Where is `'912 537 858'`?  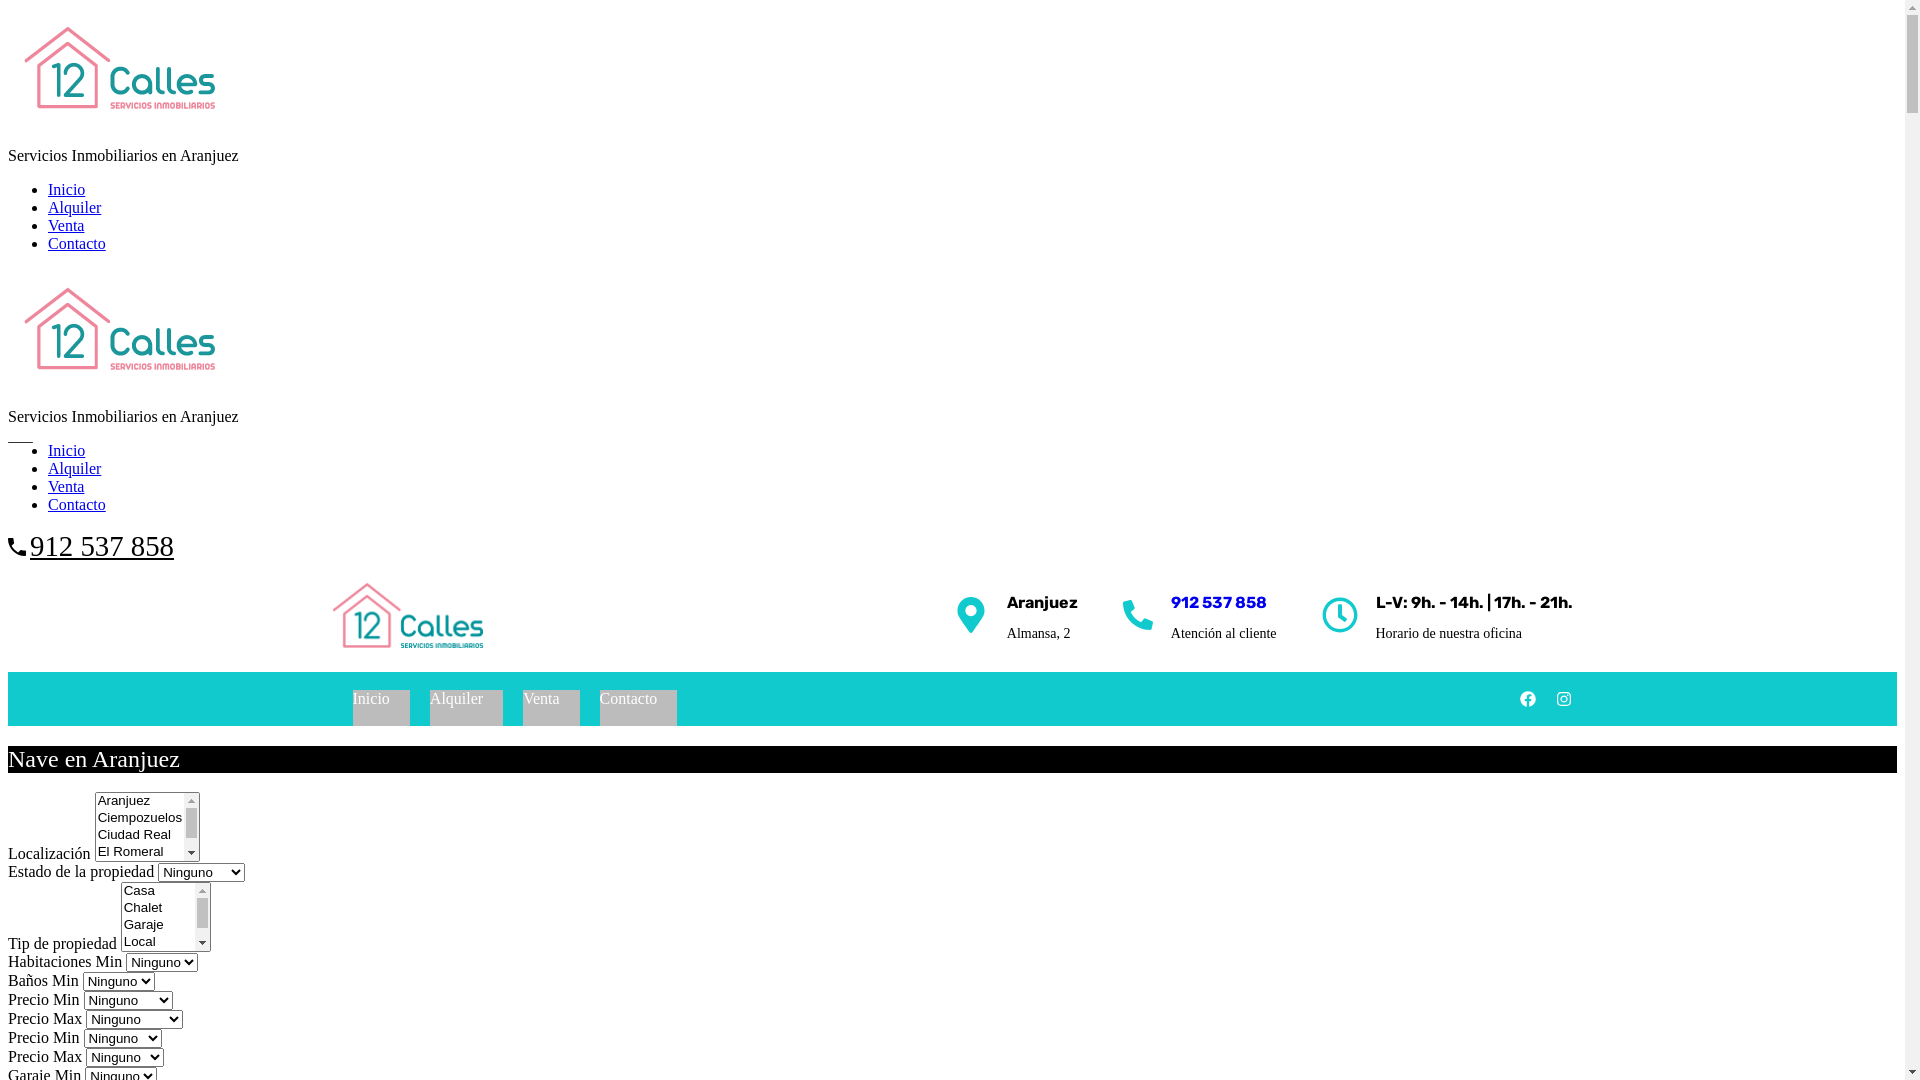 '912 537 858' is located at coordinates (100, 546).